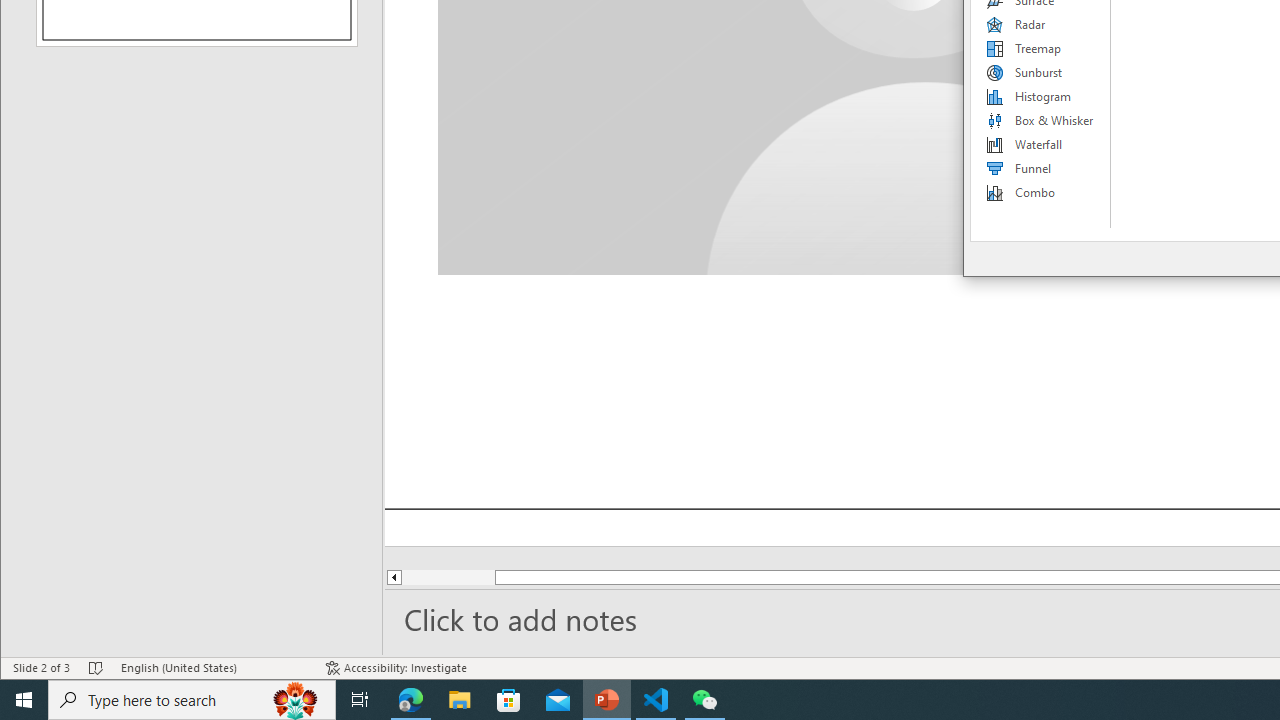 Image resolution: width=1280 pixels, height=720 pixels. I want to click on 'Histogram', so click(1040, 96).